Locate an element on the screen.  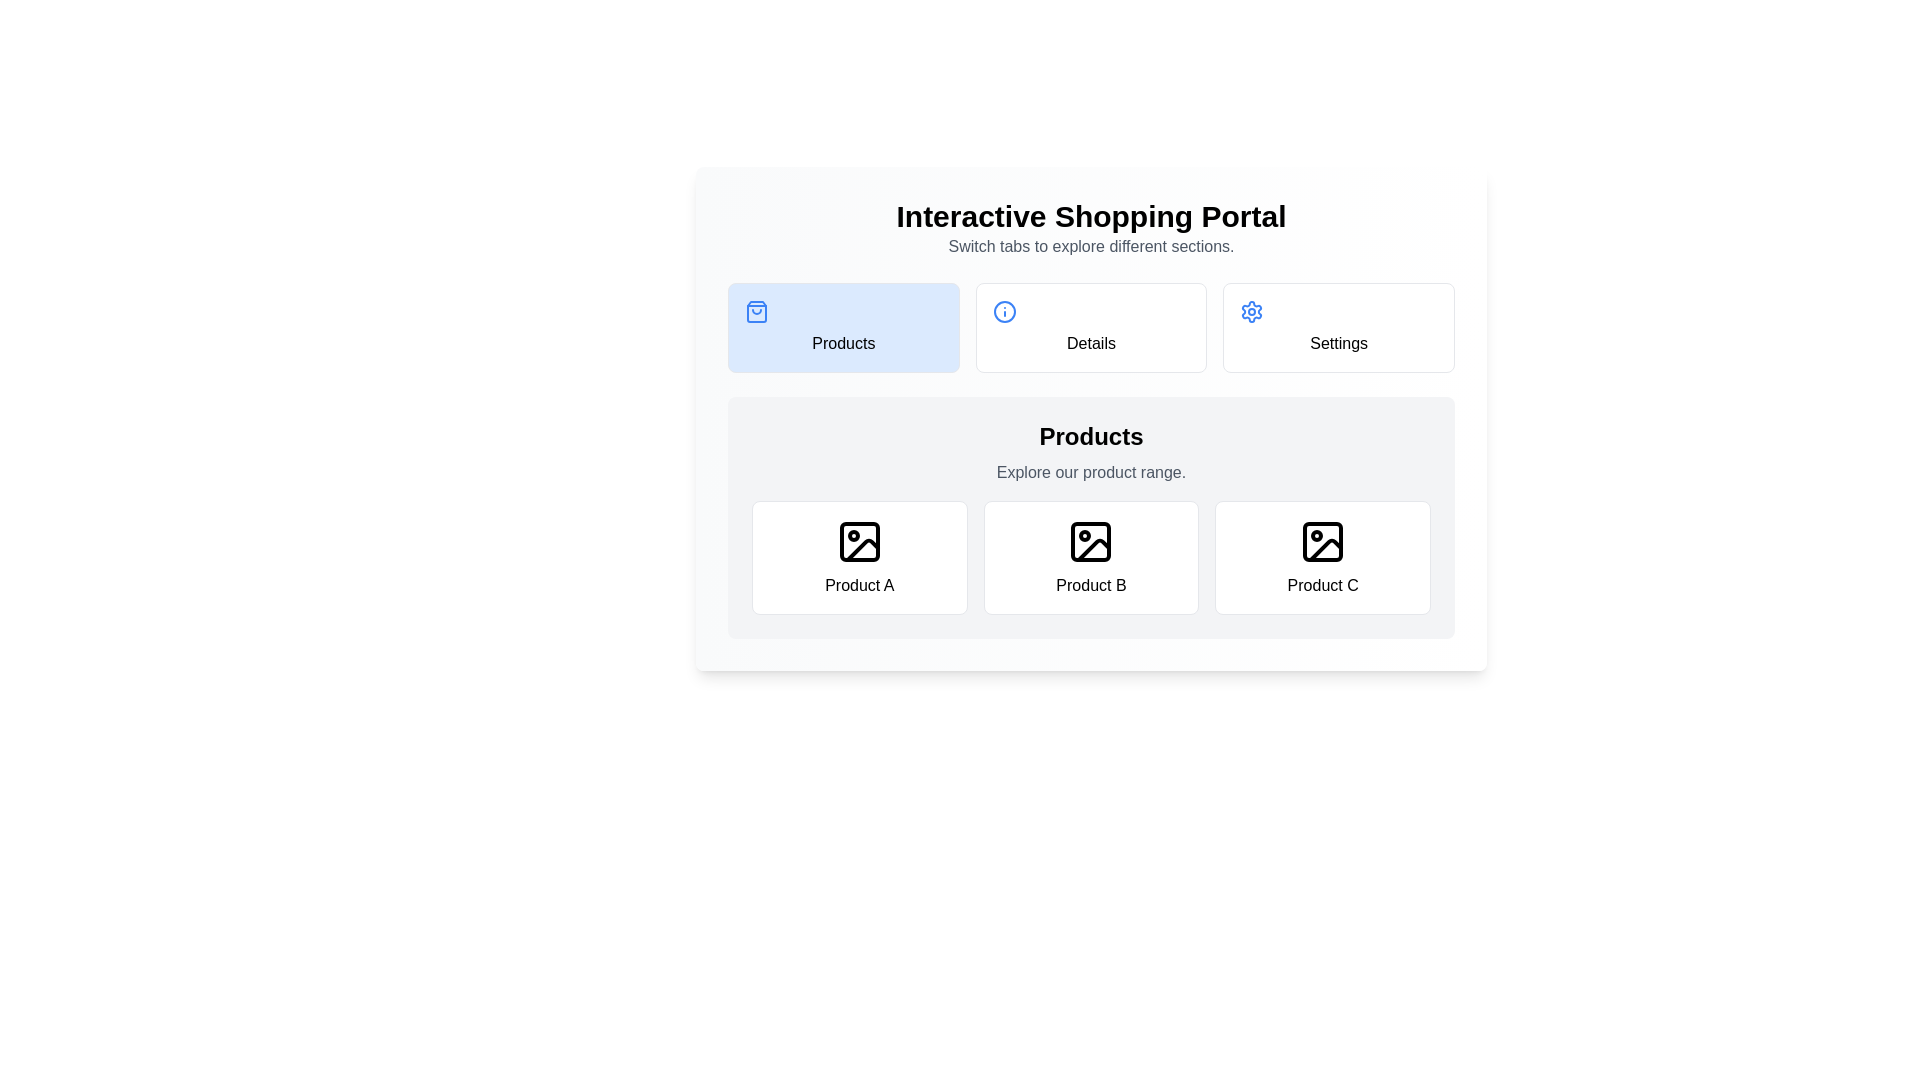
the product card labeled Product B is located at coordinates (1090, 558).